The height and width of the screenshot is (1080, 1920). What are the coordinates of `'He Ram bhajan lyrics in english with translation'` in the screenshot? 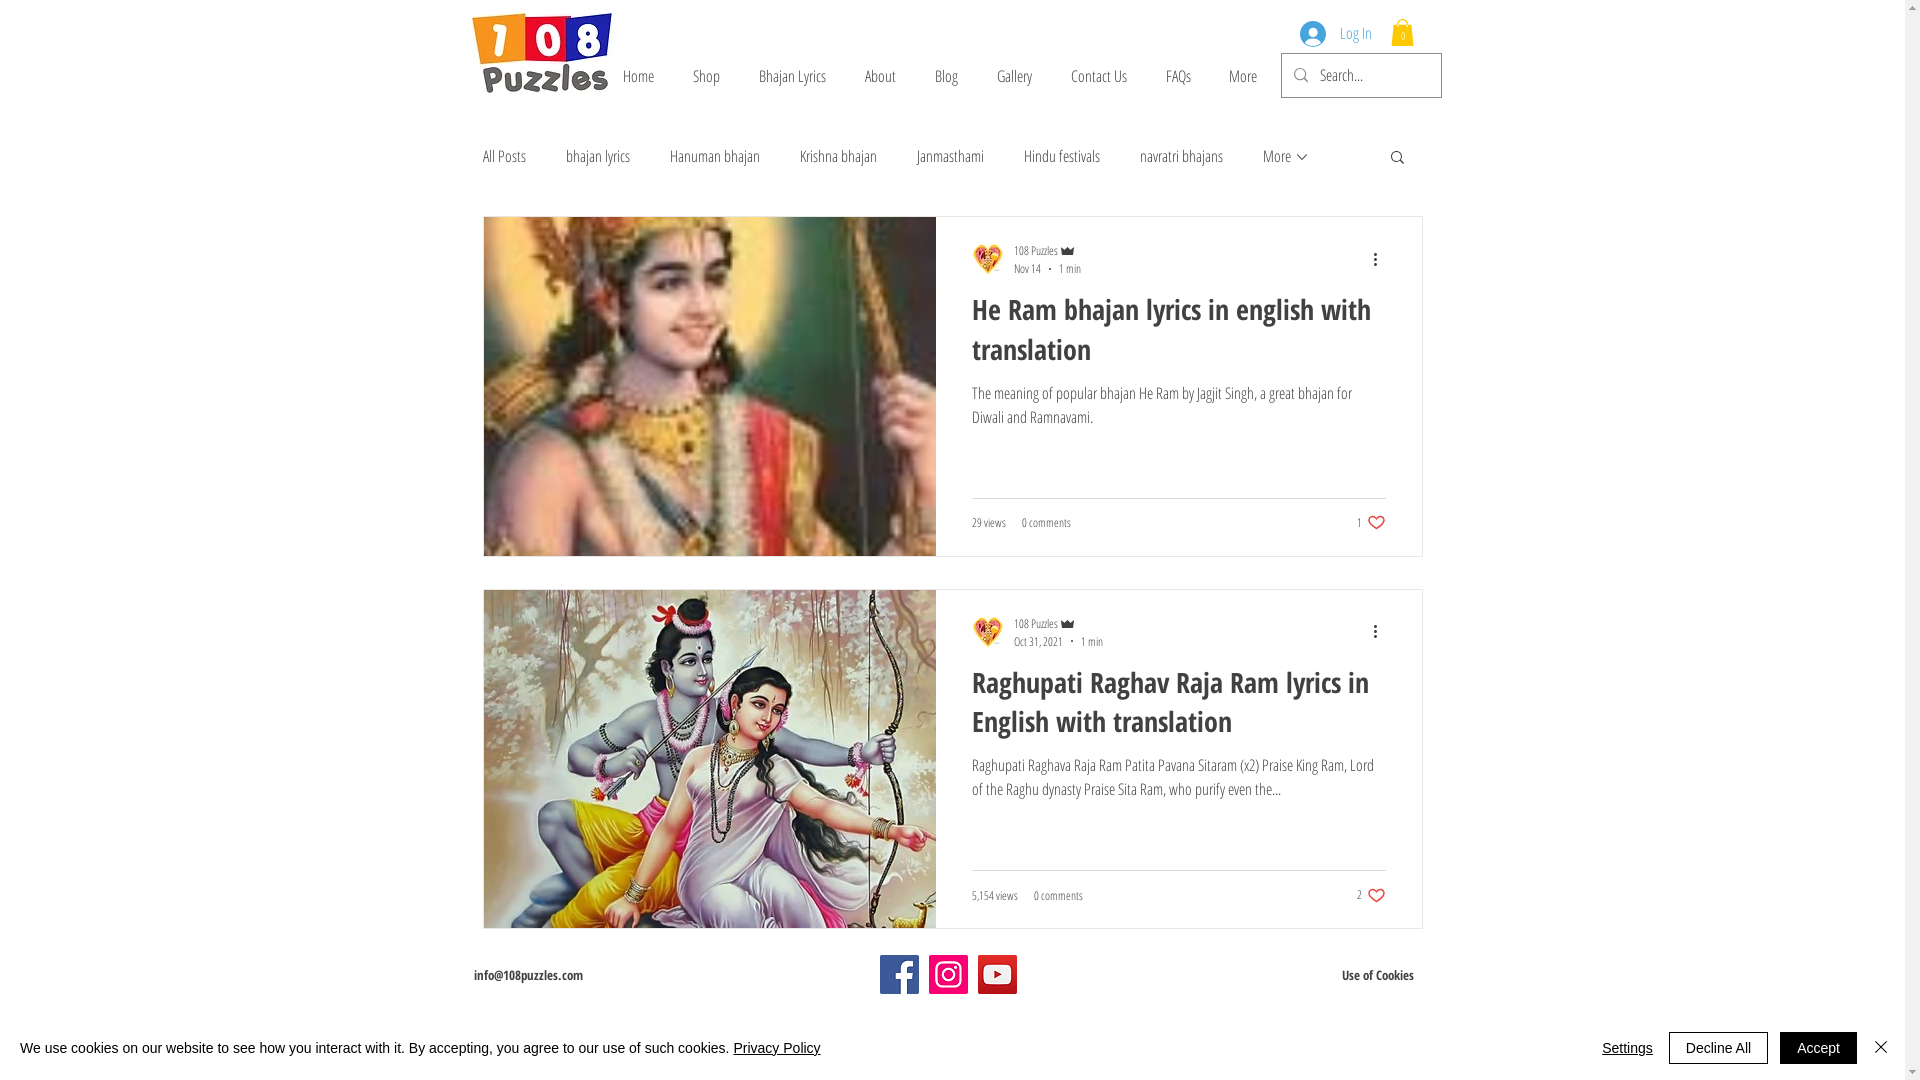 It's located at (1179, 333).